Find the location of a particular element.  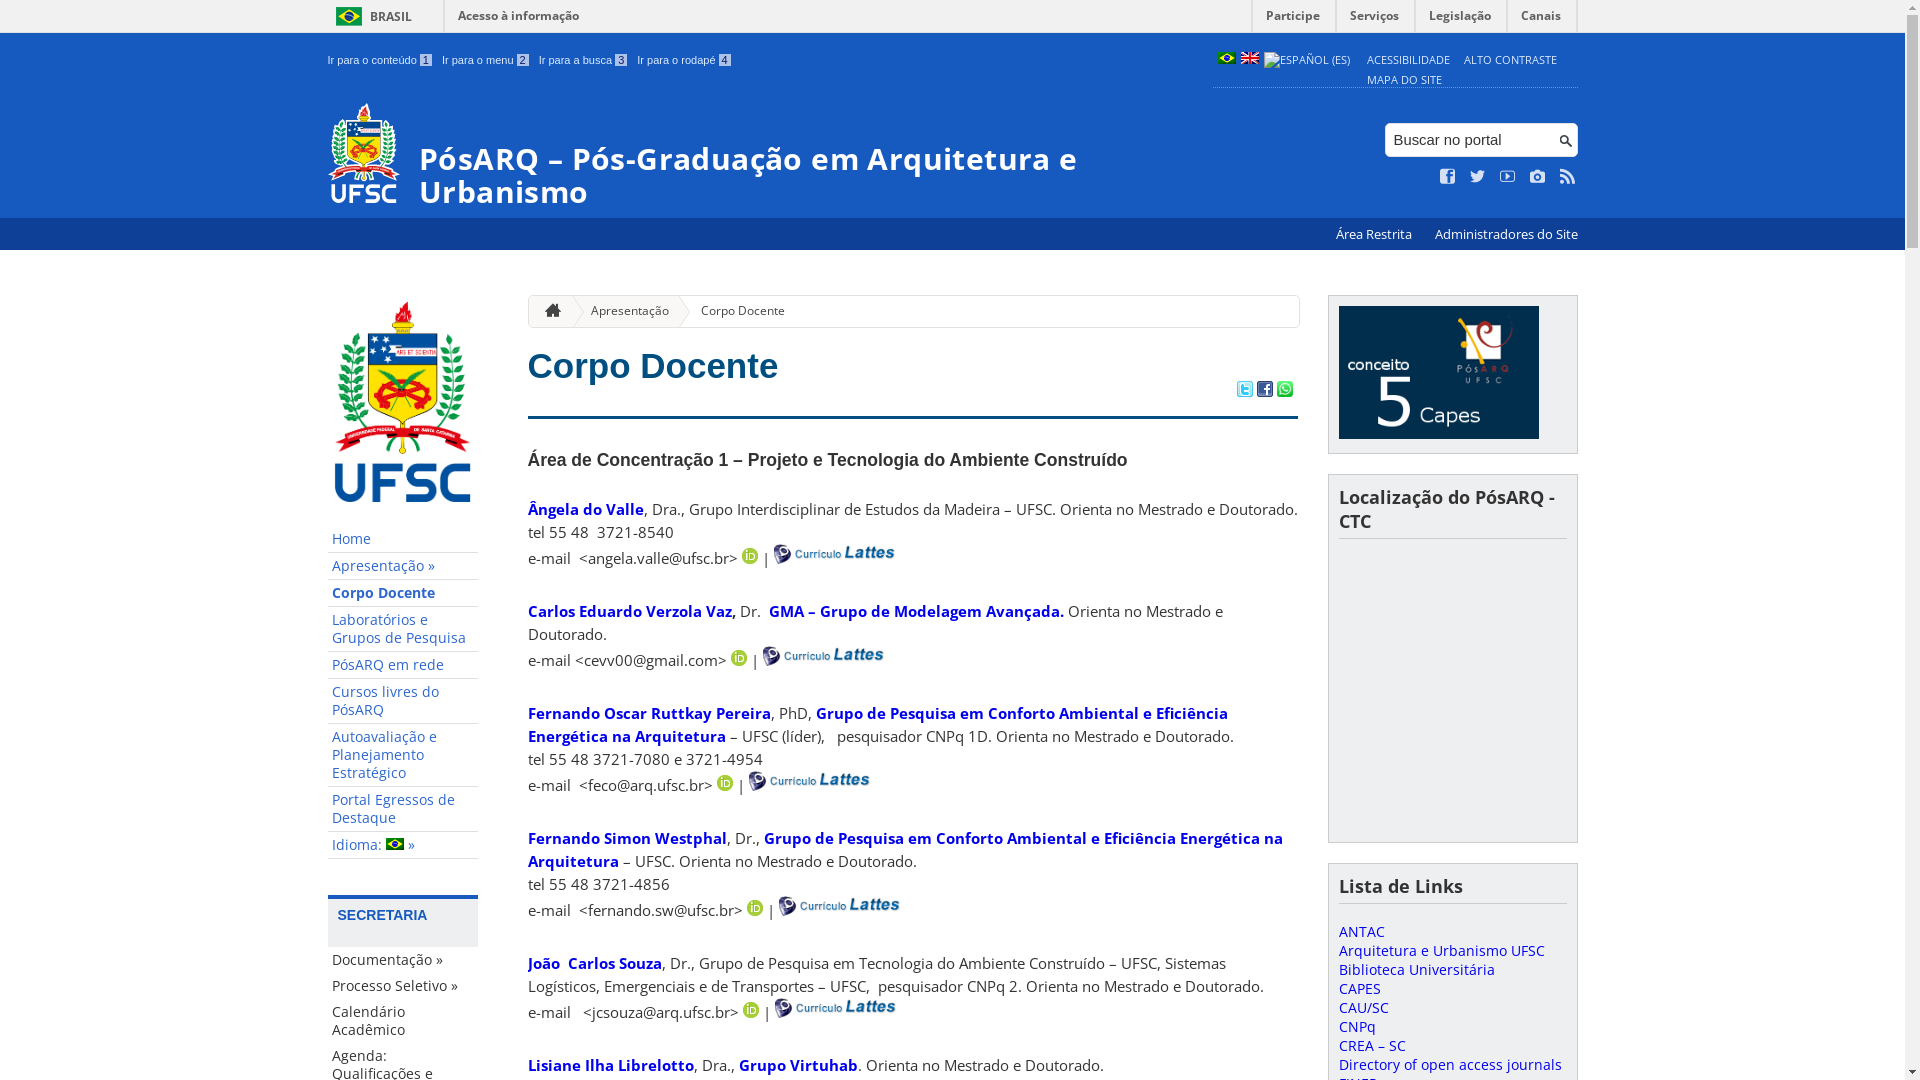

'CAPES' is located at coordinates (1358, 987).